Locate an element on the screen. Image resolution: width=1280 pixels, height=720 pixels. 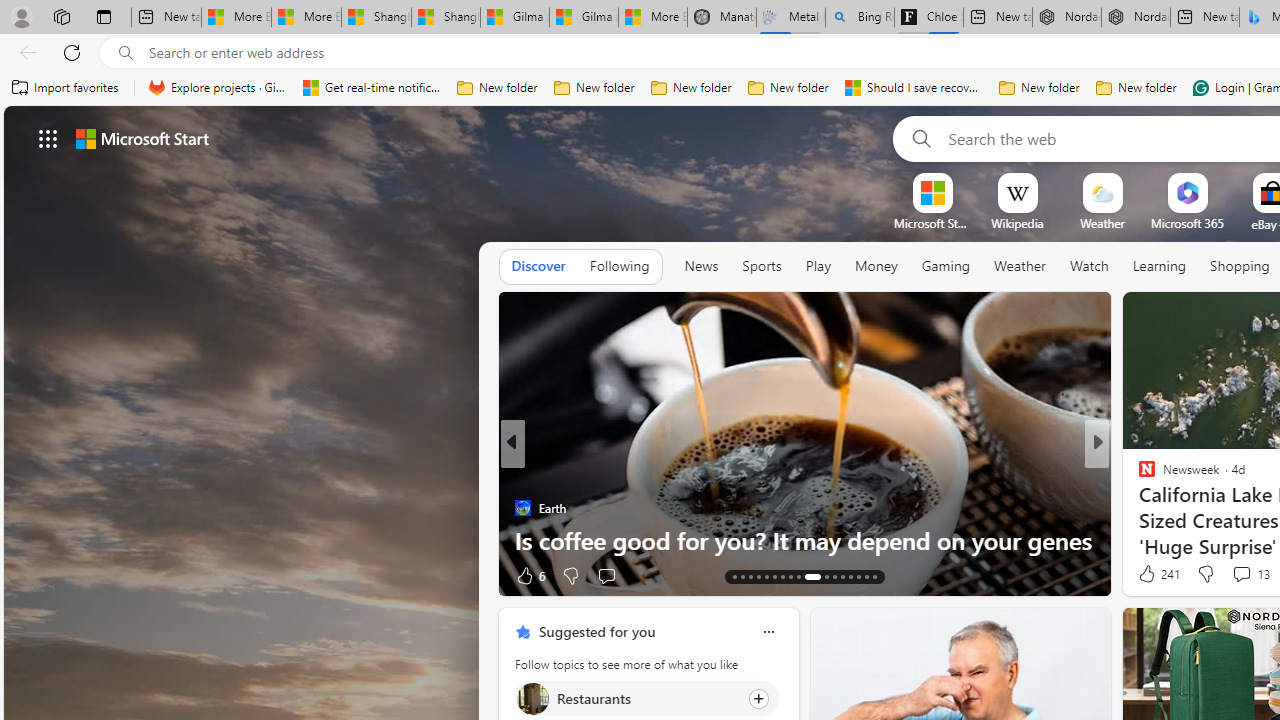
'248 Like' is located at coordinates (1152, 575).